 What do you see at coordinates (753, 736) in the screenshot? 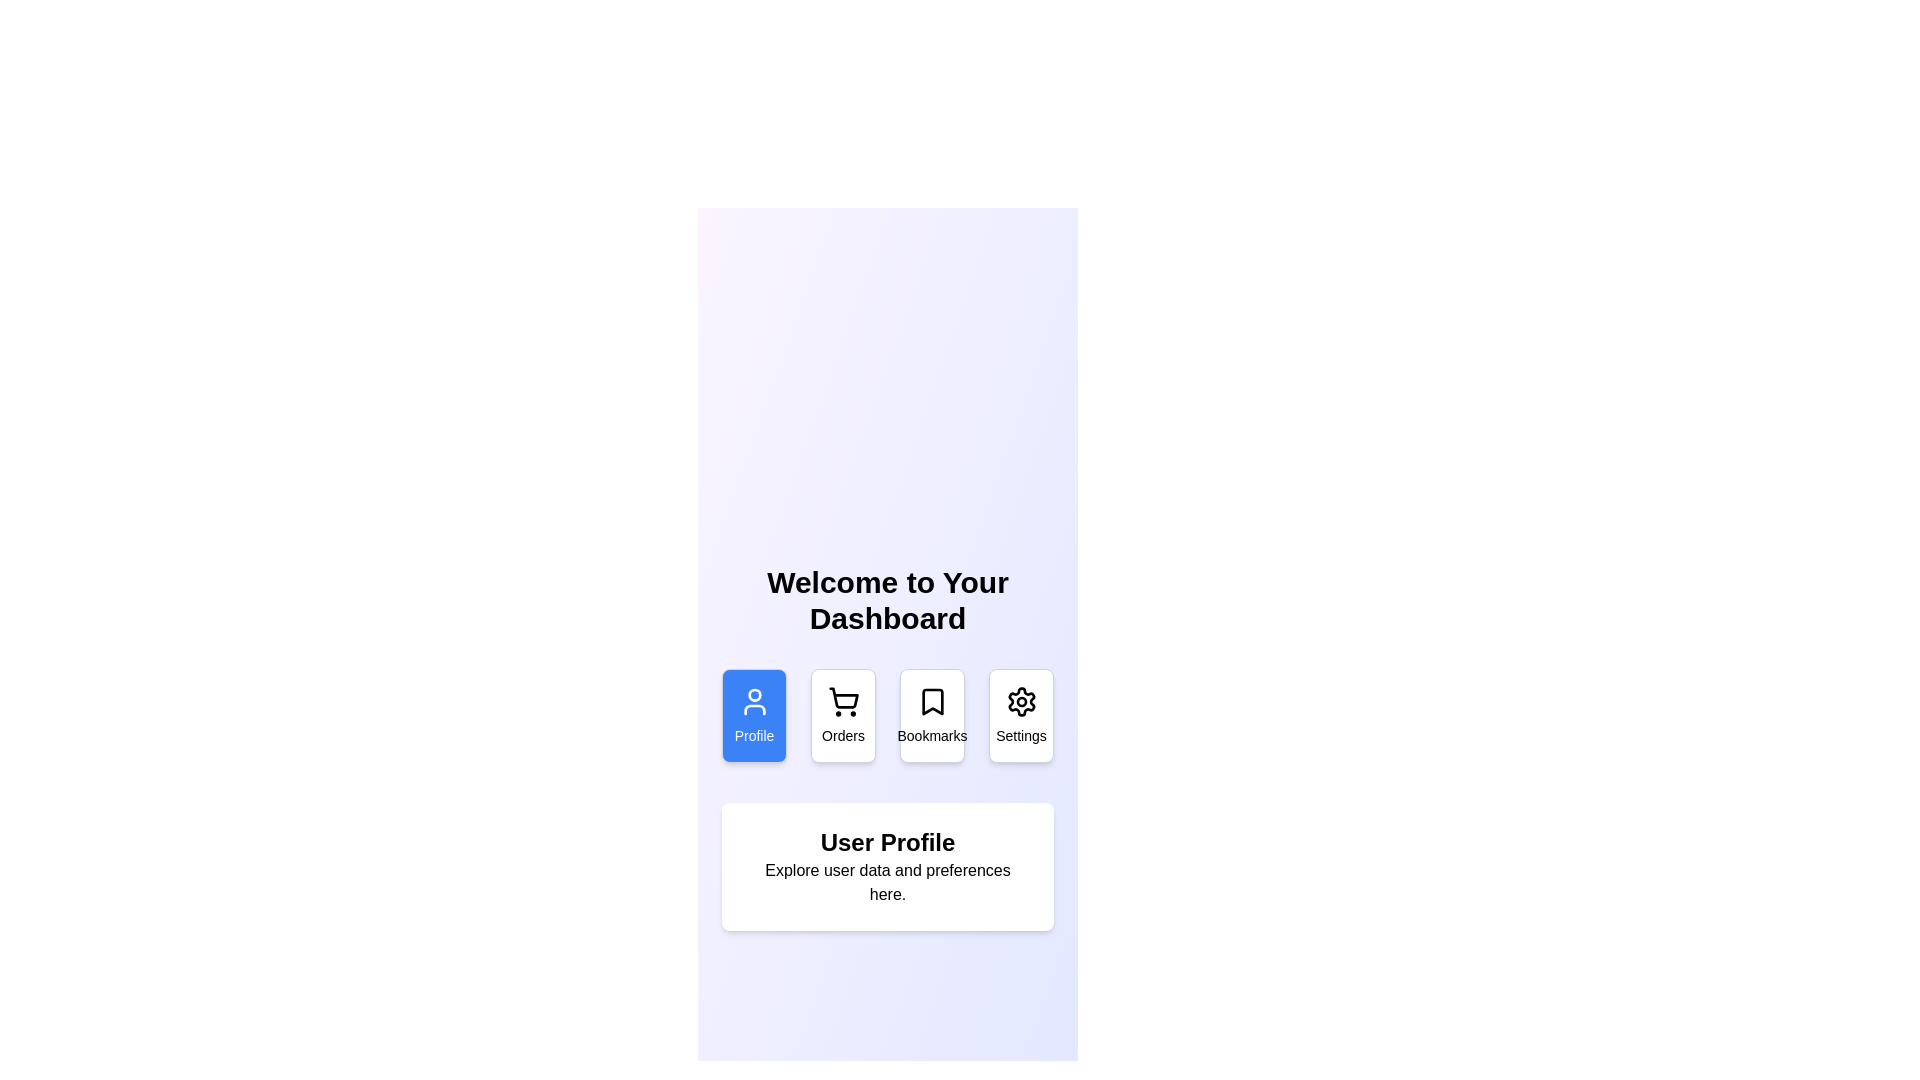
I see `the 'Profile' text label located under the user icon within a blue rounded rectangle in the dashboard menu` at bounding box center [753, 736].